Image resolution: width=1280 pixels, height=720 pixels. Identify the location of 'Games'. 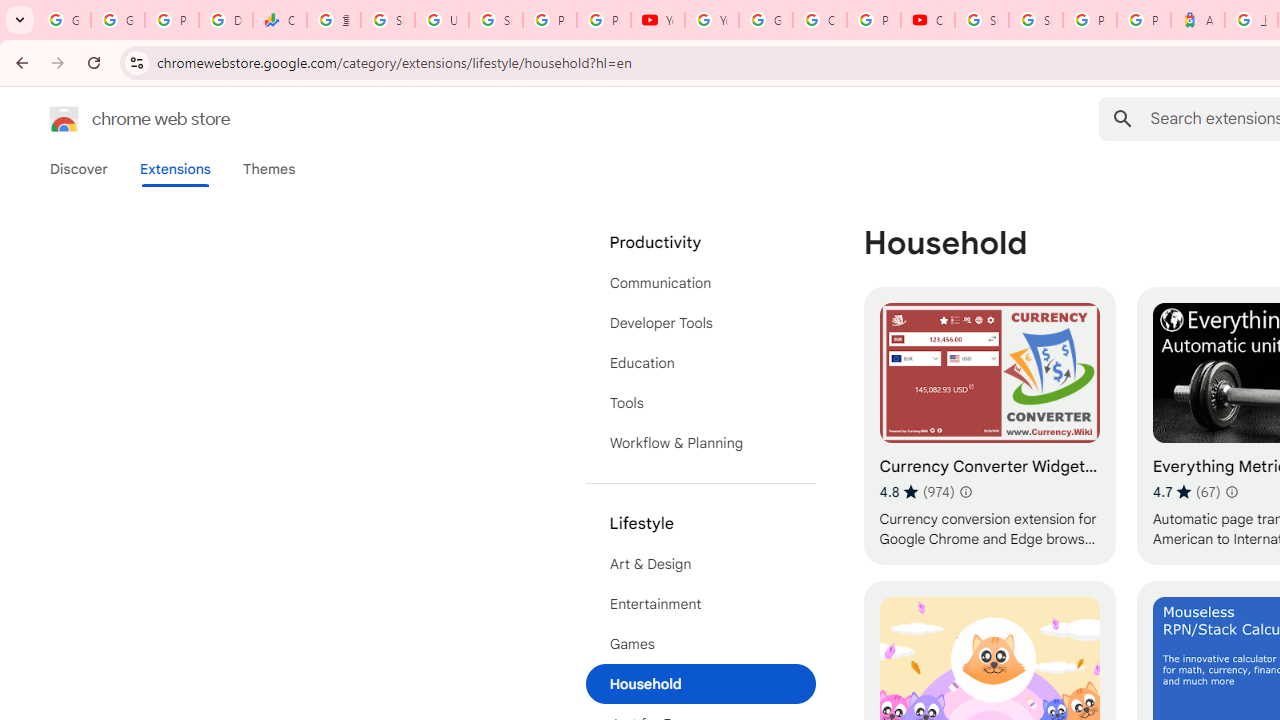
(700, 644).